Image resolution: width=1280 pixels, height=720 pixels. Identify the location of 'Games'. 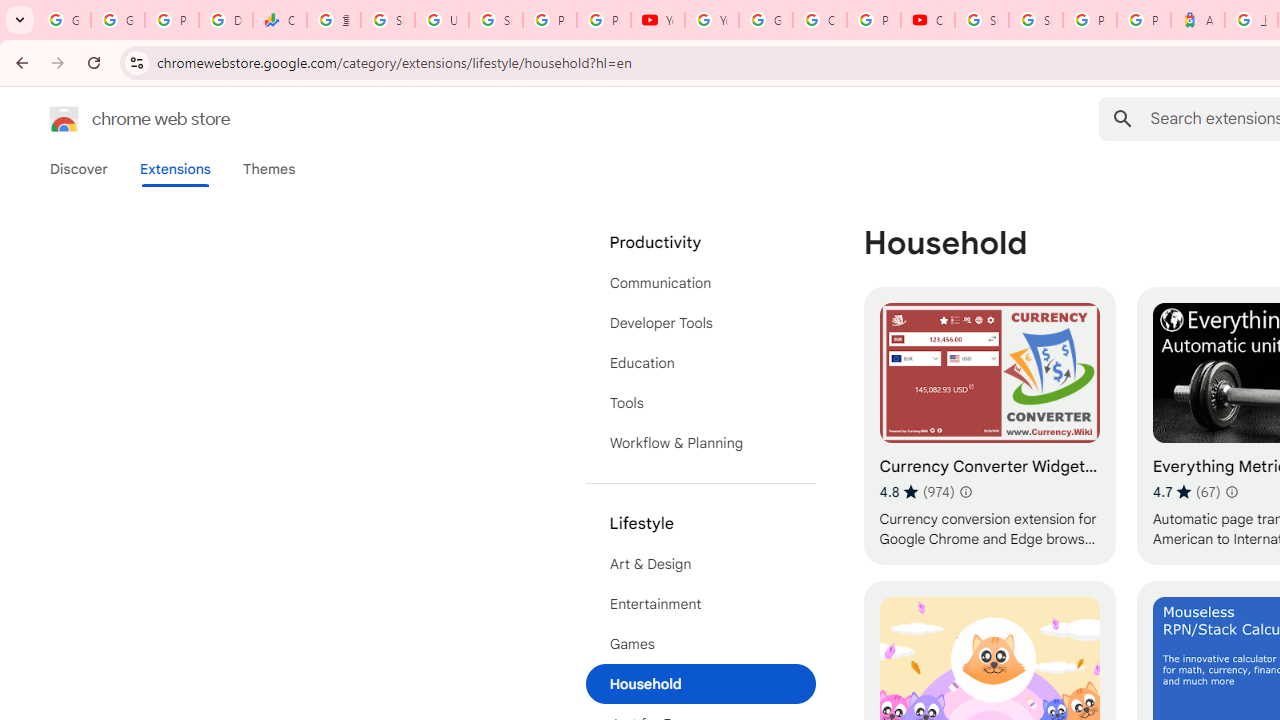
(700, 644).